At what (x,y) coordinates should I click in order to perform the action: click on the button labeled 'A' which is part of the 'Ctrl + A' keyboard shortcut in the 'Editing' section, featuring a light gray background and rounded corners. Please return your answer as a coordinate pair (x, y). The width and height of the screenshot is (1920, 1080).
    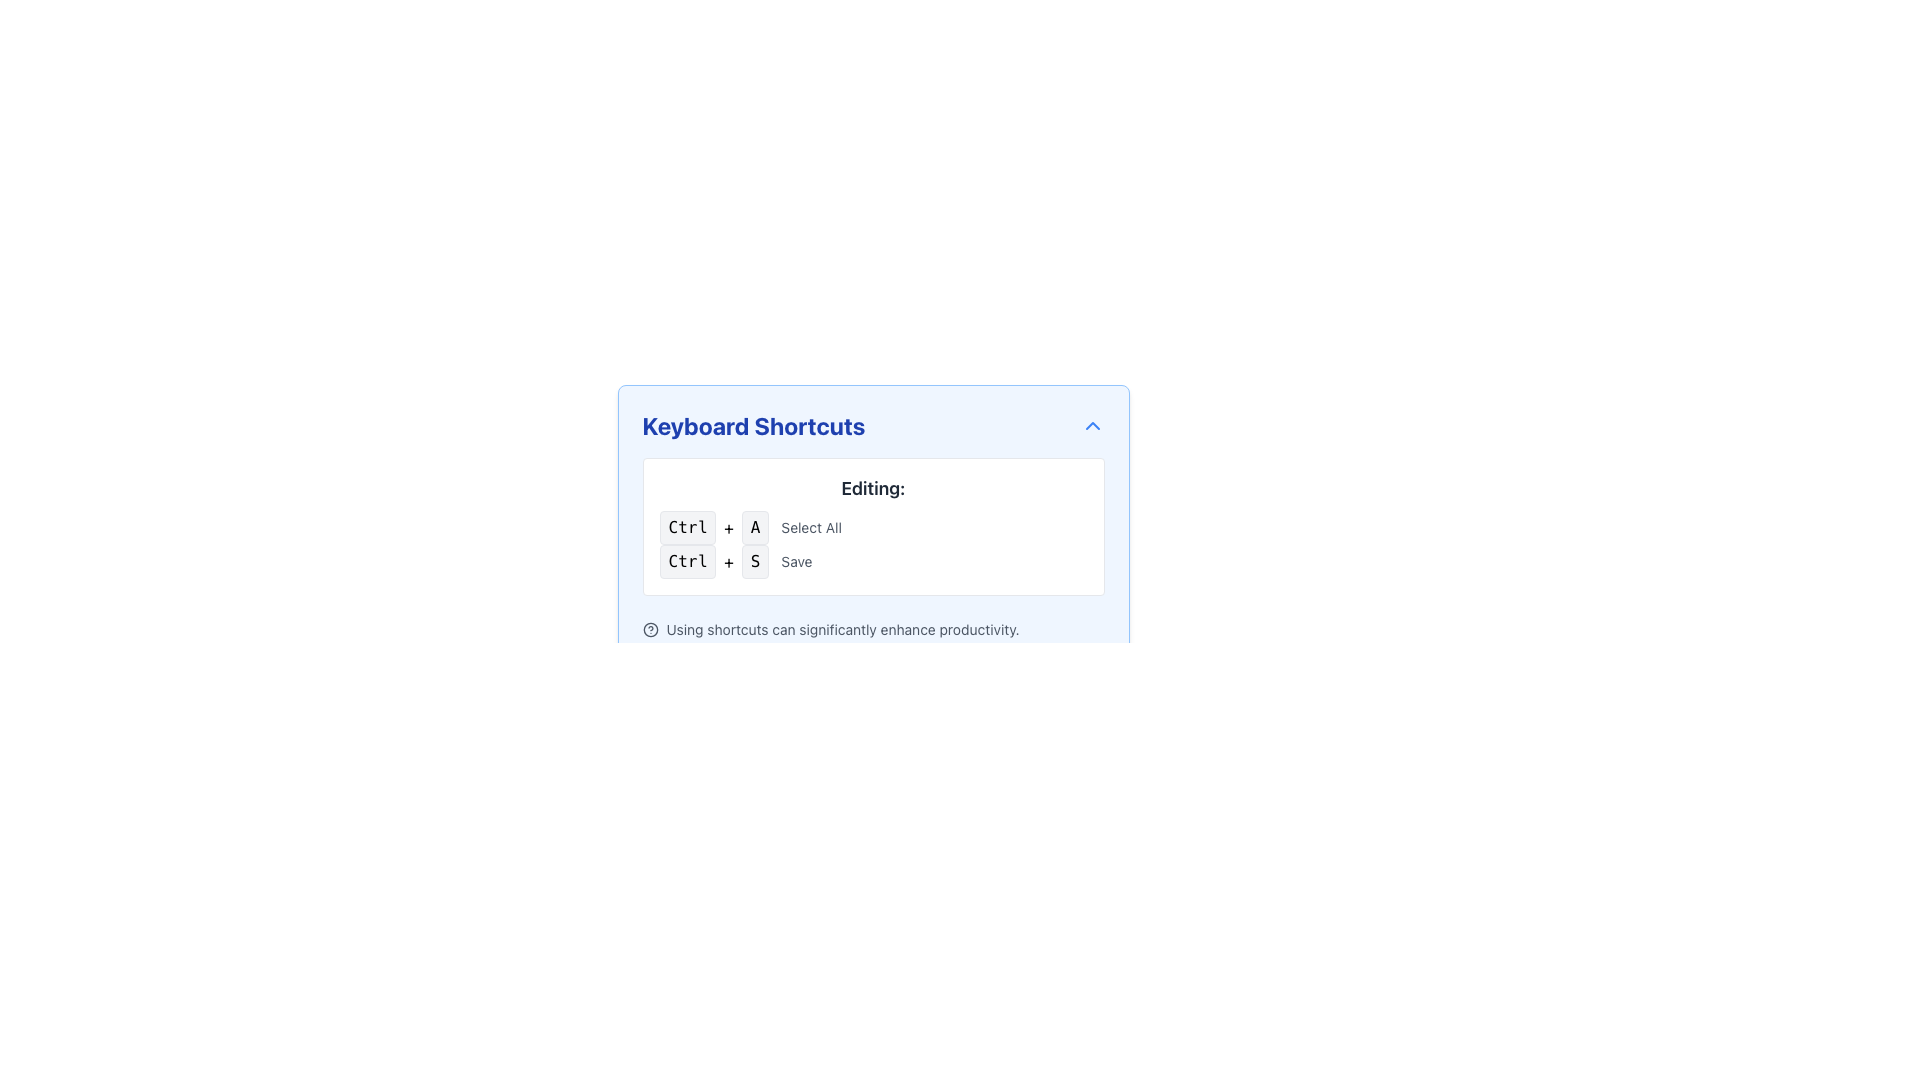
    Looking at the image, I should click on (754, 527).